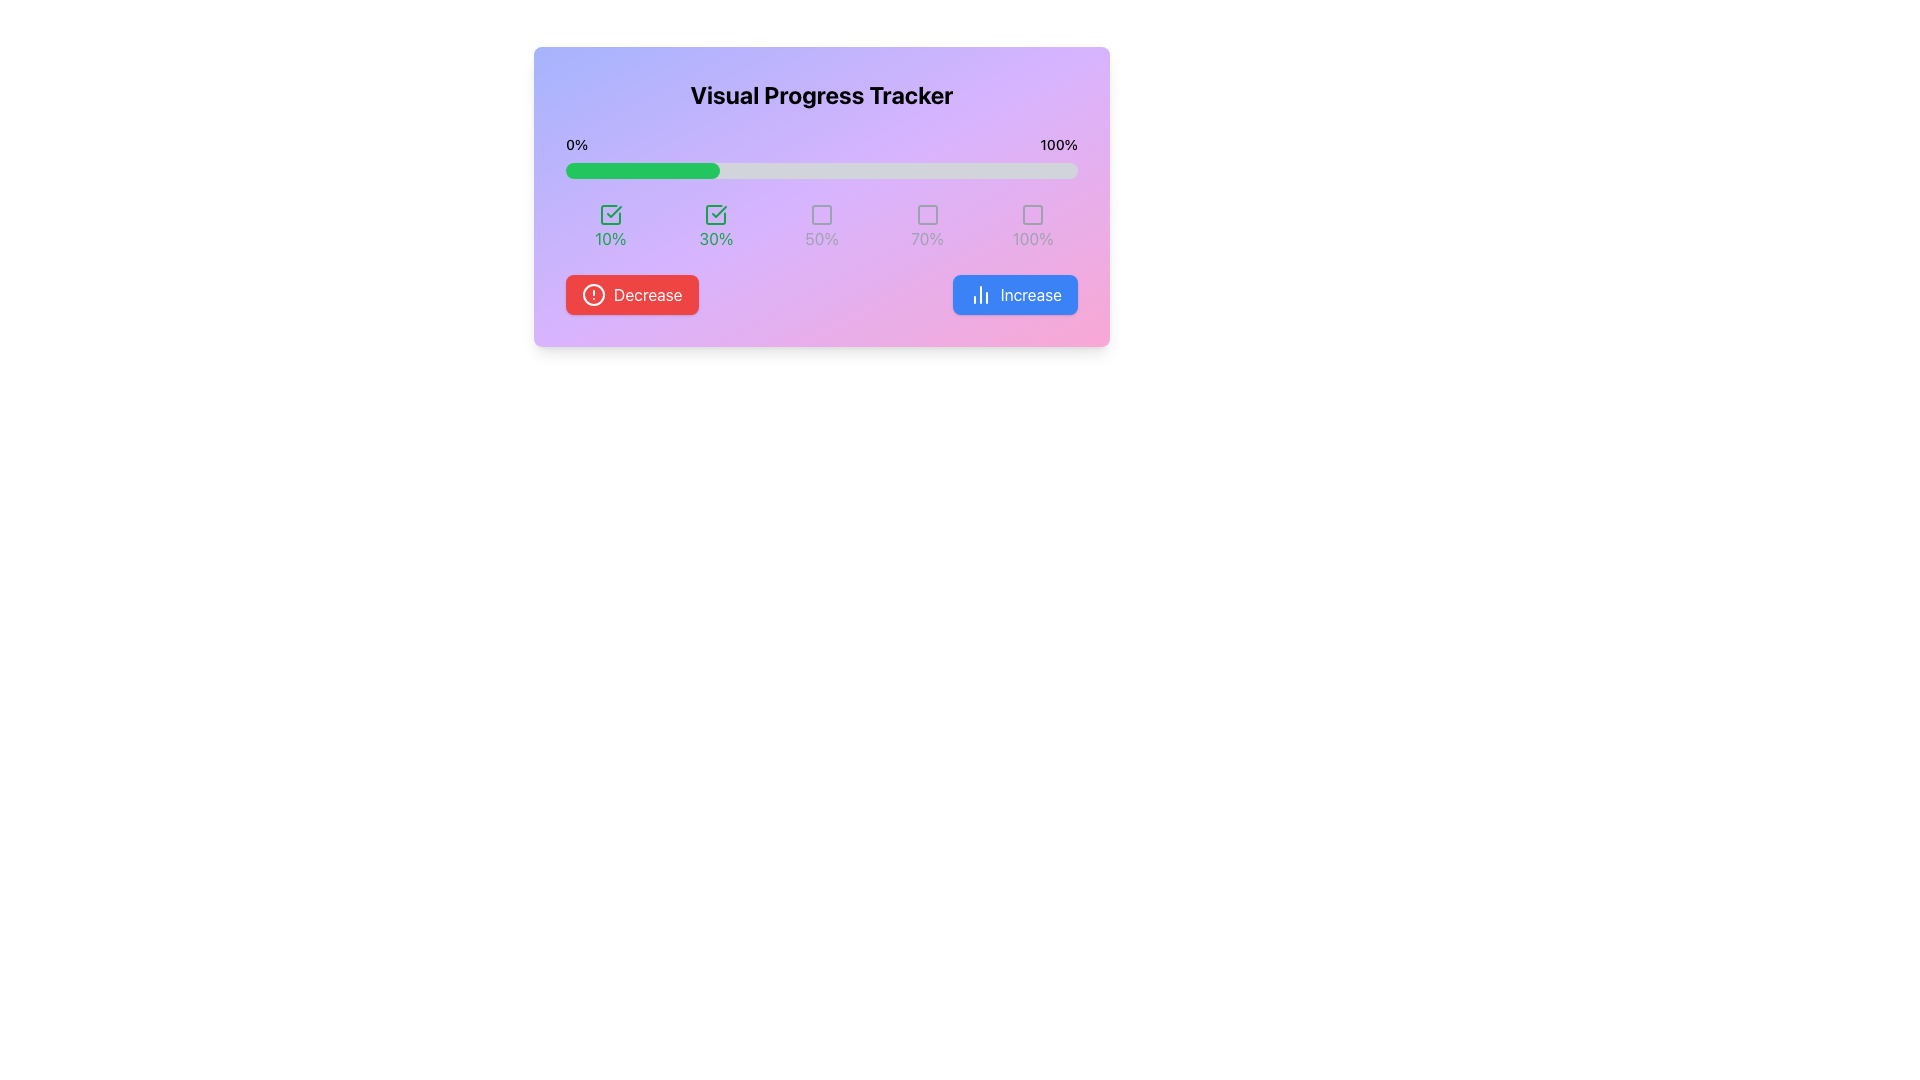  What do you see at coordinates (716, 226) in the screenshot?
I see `the checkbox in the second progress indicator that signifies 30% completion to interact with the progress` at bounding box center [716, 226].